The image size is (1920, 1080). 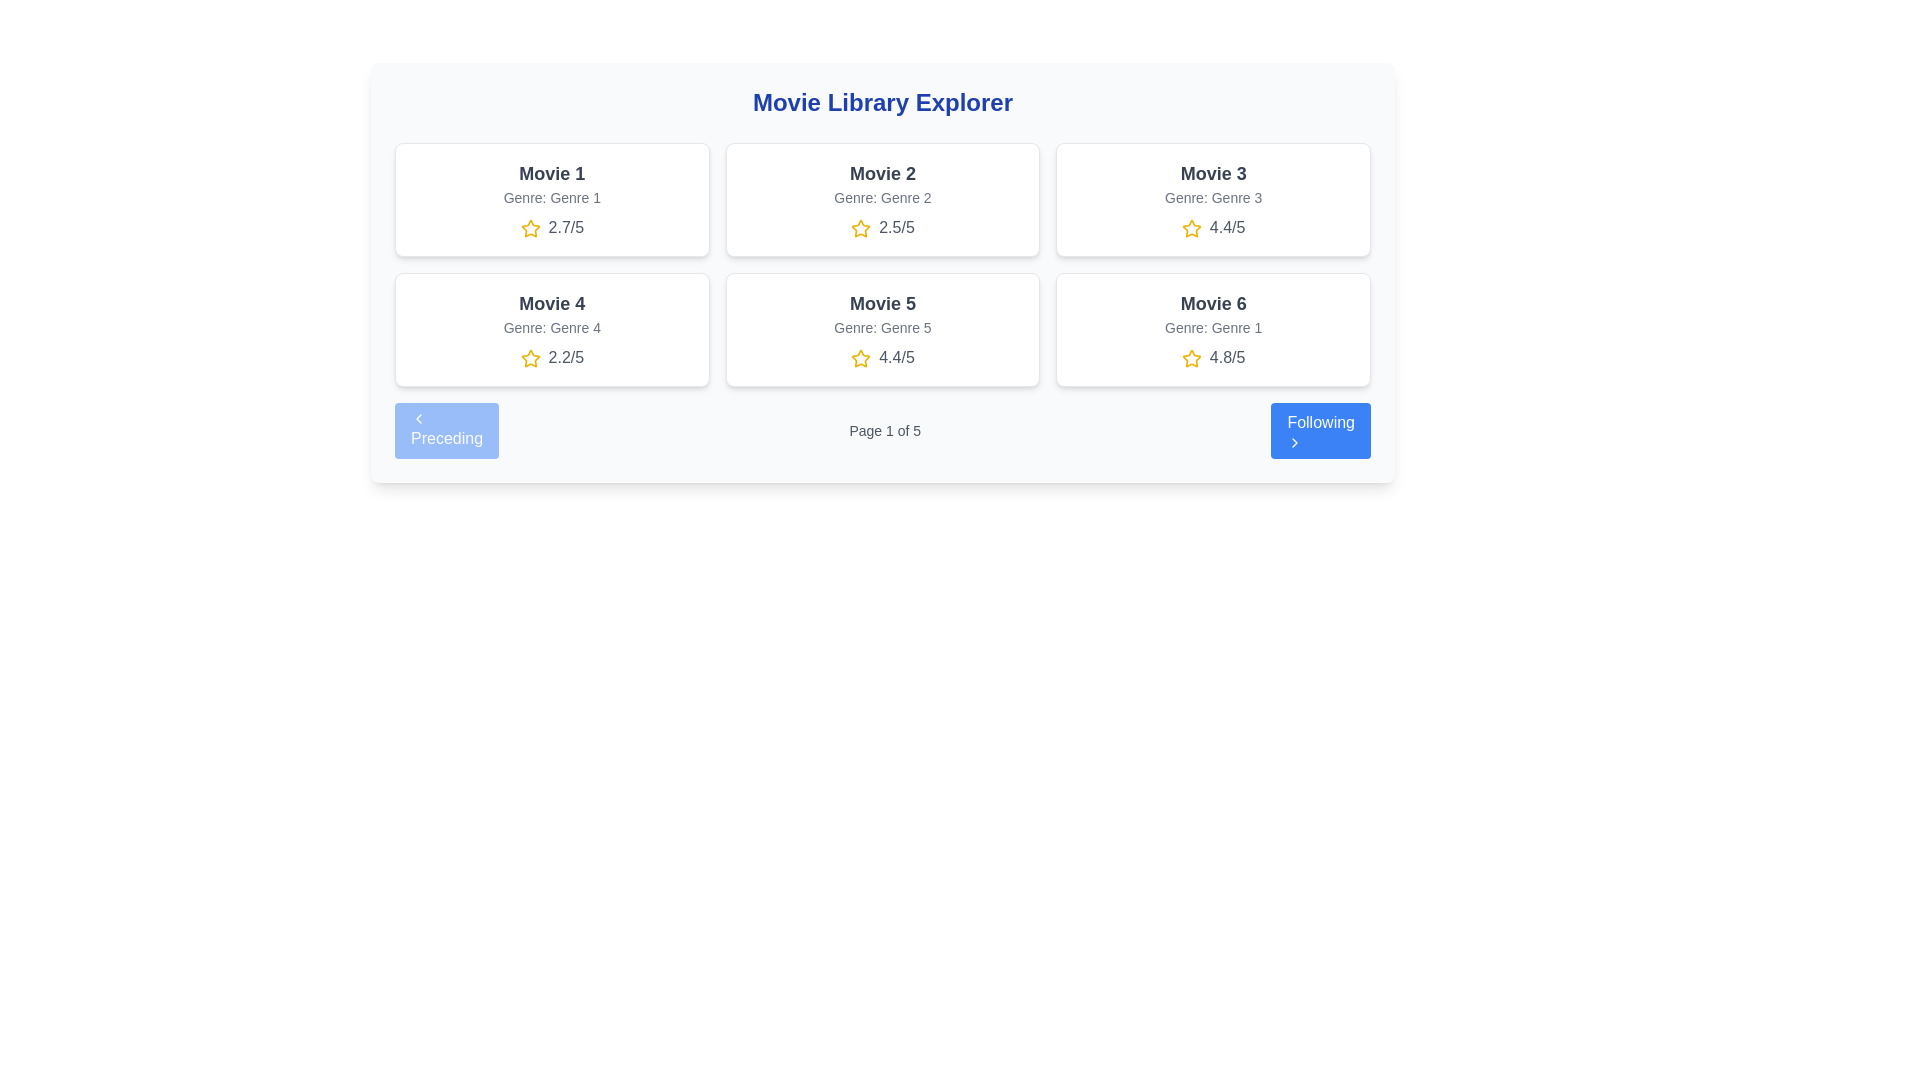 I want to click on the text label displaying the rating '4.8/5' located in the bottom-right corner of the 'Movie Library Explorer' interface, adjacent to the yellow star icon in the 'Movie 6' rating section, so click(x=1226, y=356).